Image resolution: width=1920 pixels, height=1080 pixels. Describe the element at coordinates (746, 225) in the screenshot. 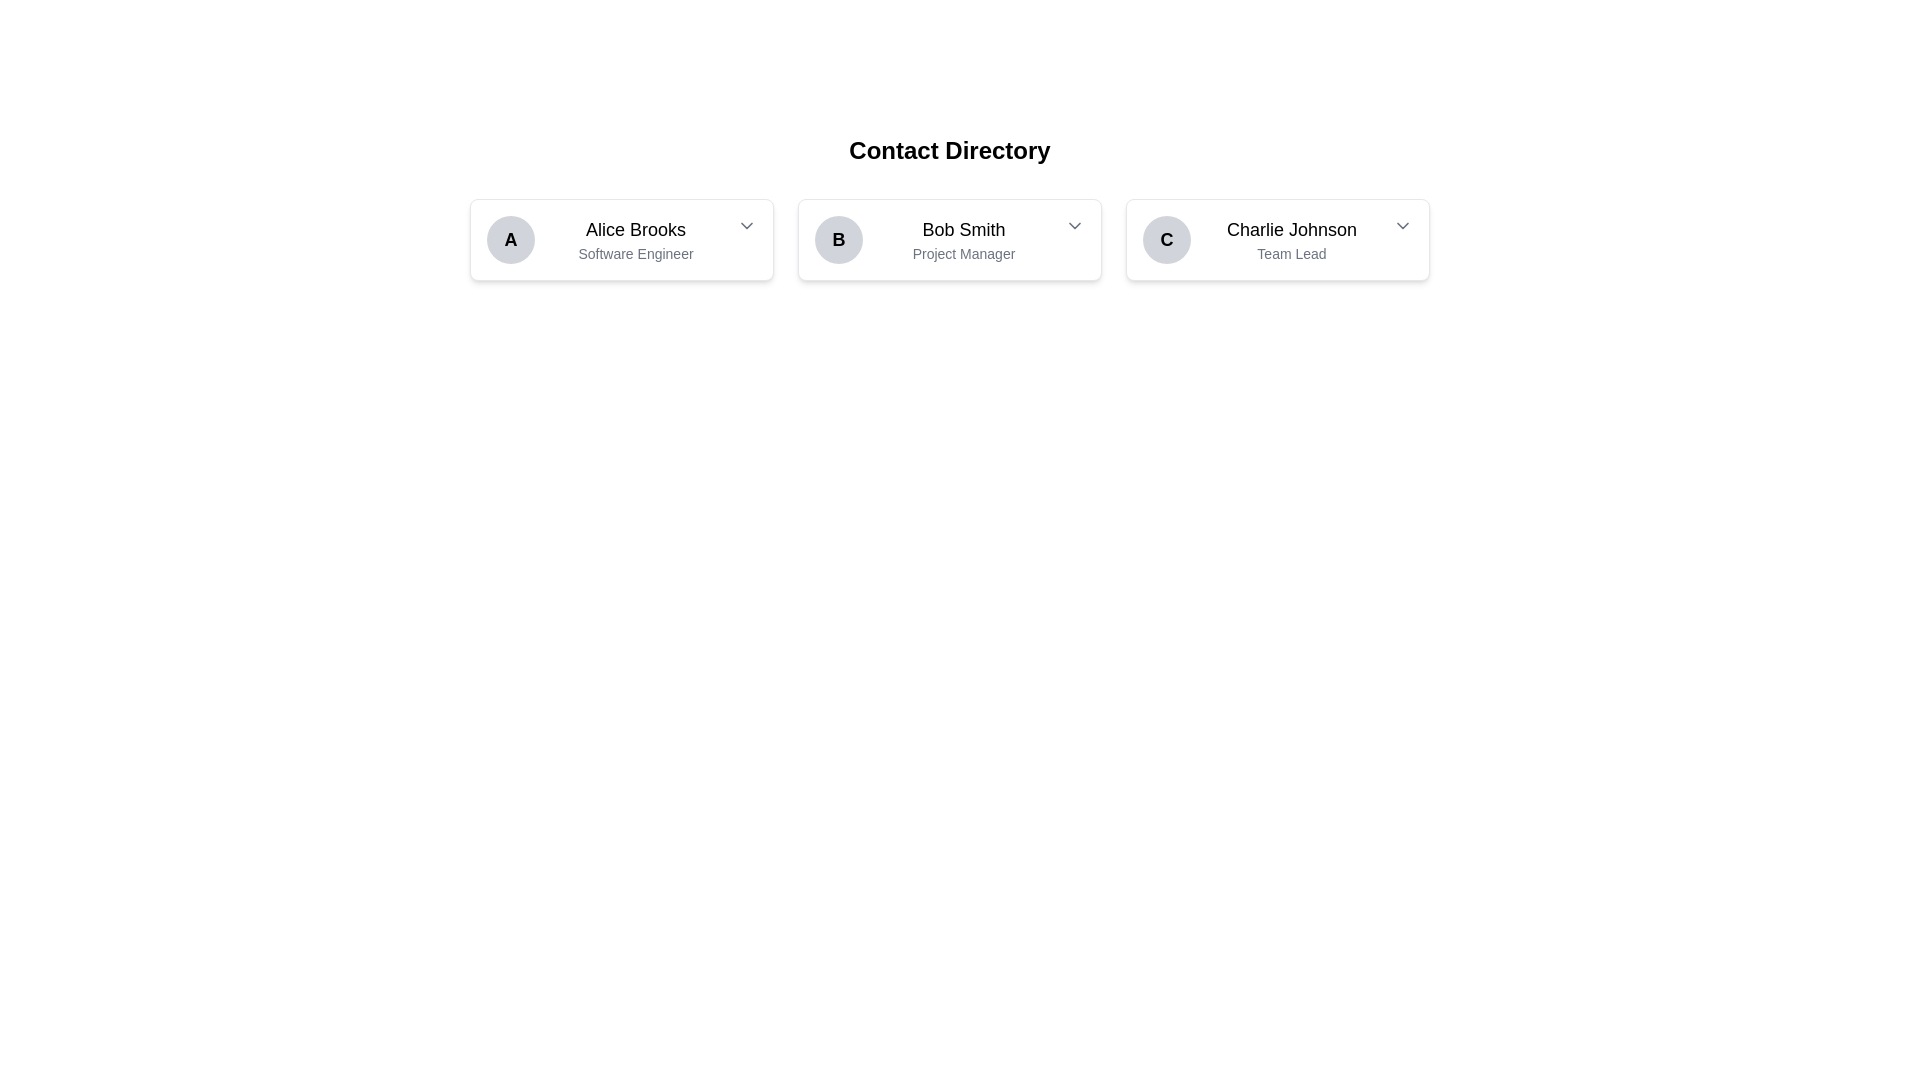

I see `the interactive dropdown trigger icon, a small downward-pointing chevron styled in gray tones, located on the right edge of the contact card for 'Alice Brooks, Software Engineer'` at that location.